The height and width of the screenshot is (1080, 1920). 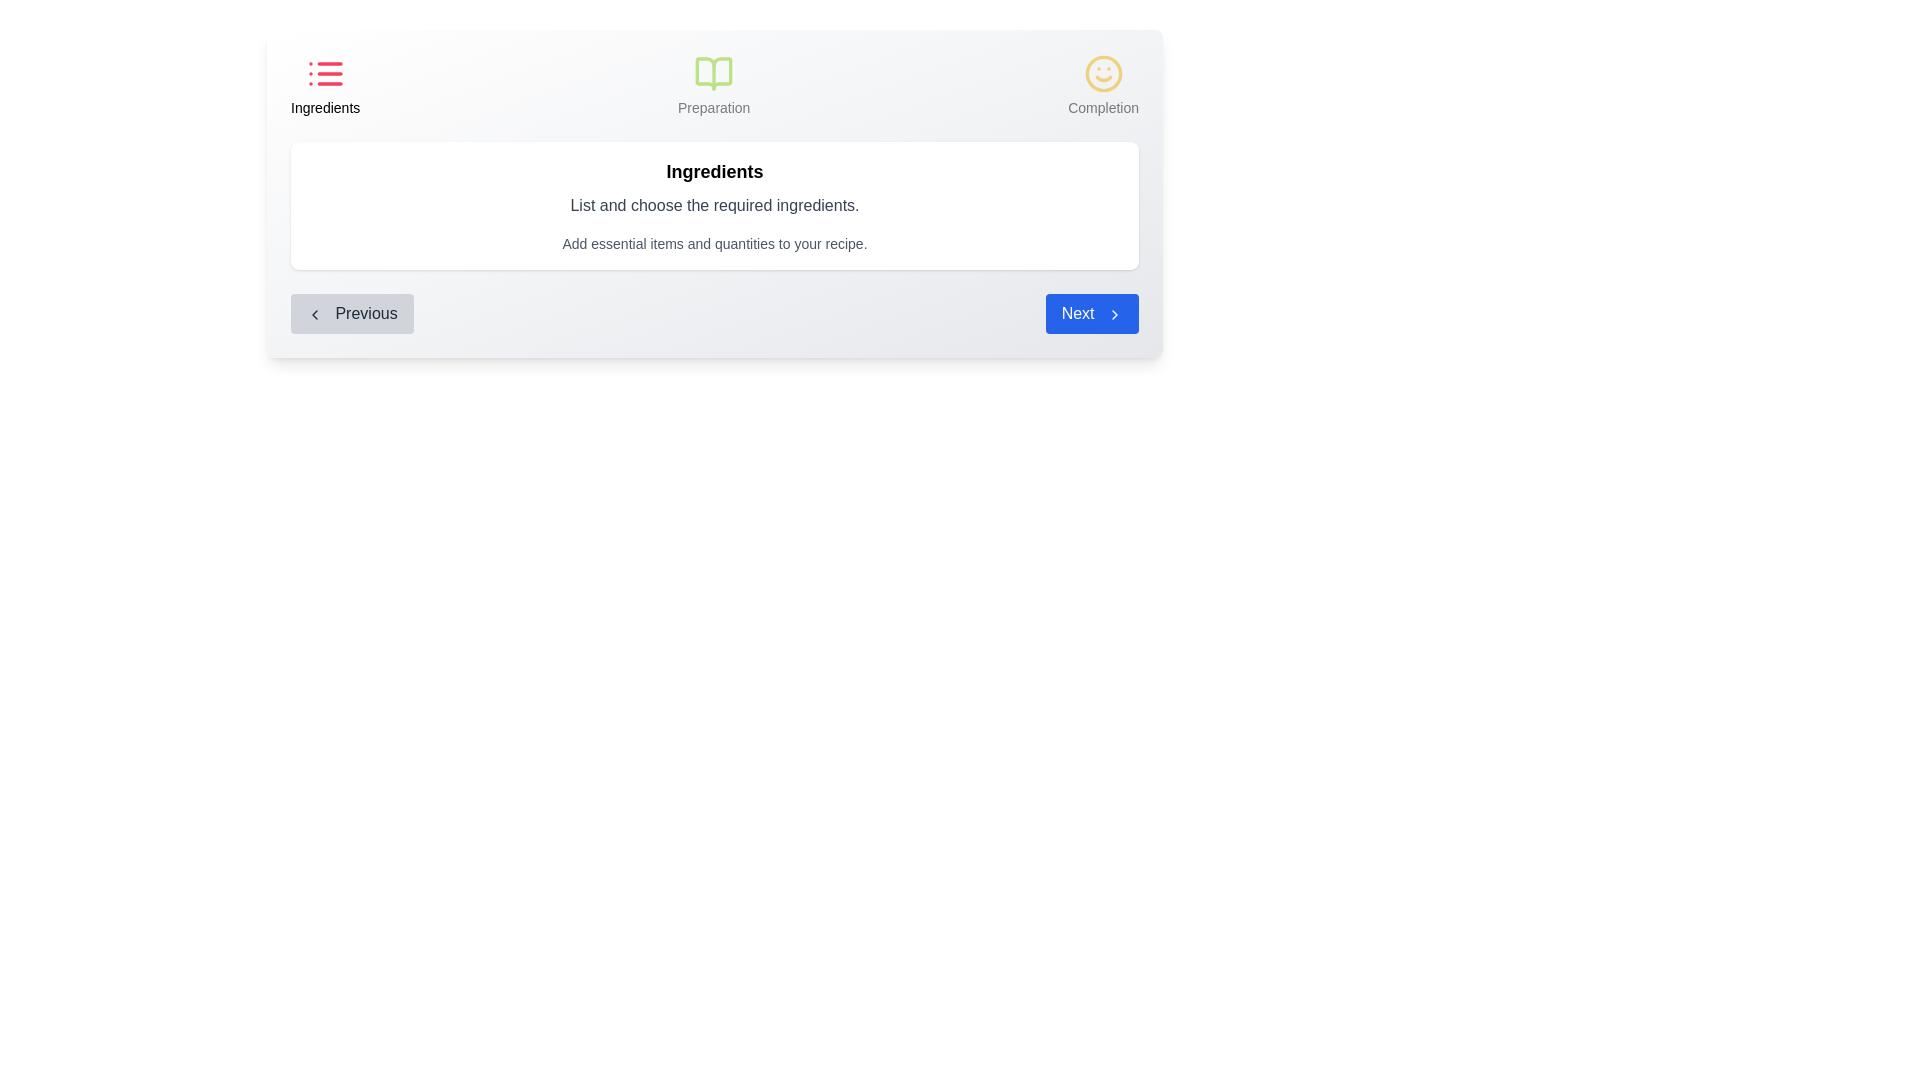 What do you see at coordinates (1102, 72) in the screenshot?
I see `the circular graphical shape that is part of the smiley face icon located at the far right of the header section` at bounding box center [1102, 72].